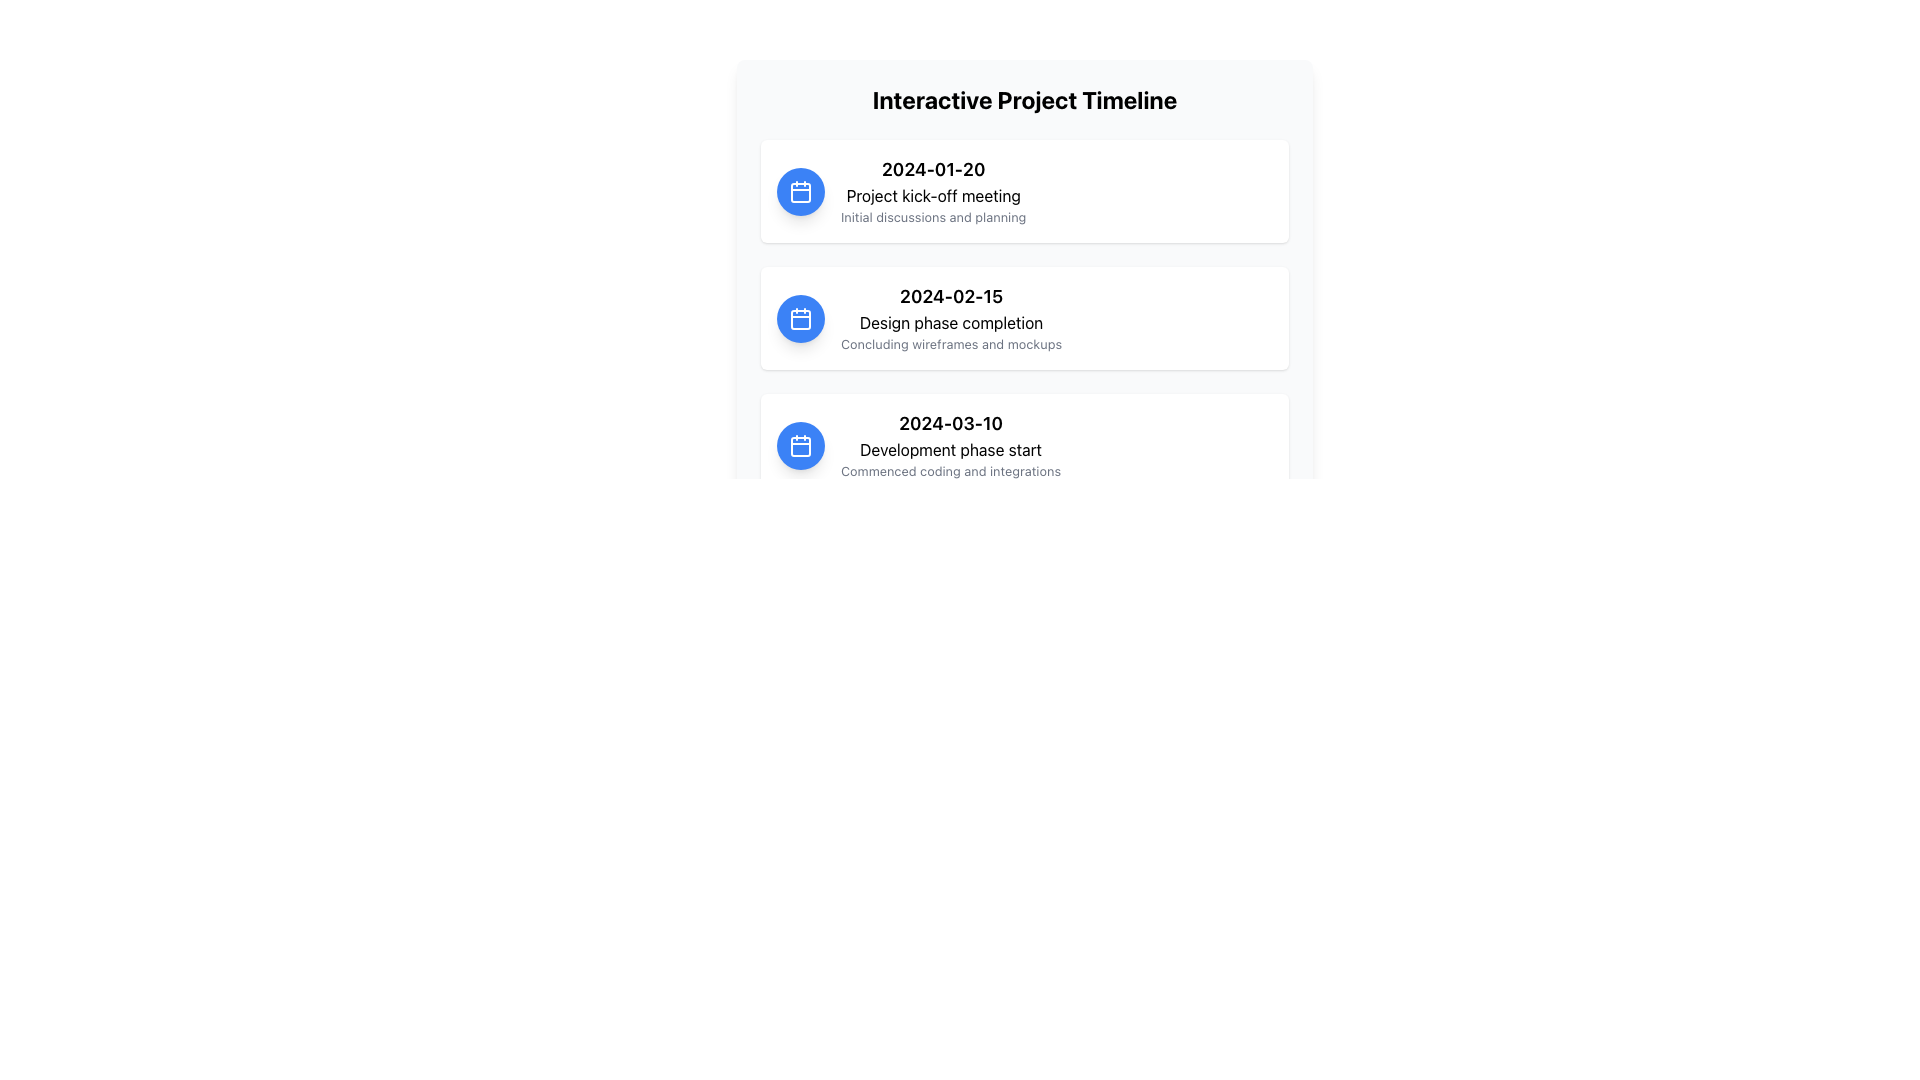 The width and height of the screenshot is (1920, 1080). What do you see at coordinates (932, 217) in the screenshot?
I see `text 'Initial discussions and planning' located in the timeline section directly below the 'Project kick-off meeting' text and the date '2024-01-20'` at bounding box center [932, 217].